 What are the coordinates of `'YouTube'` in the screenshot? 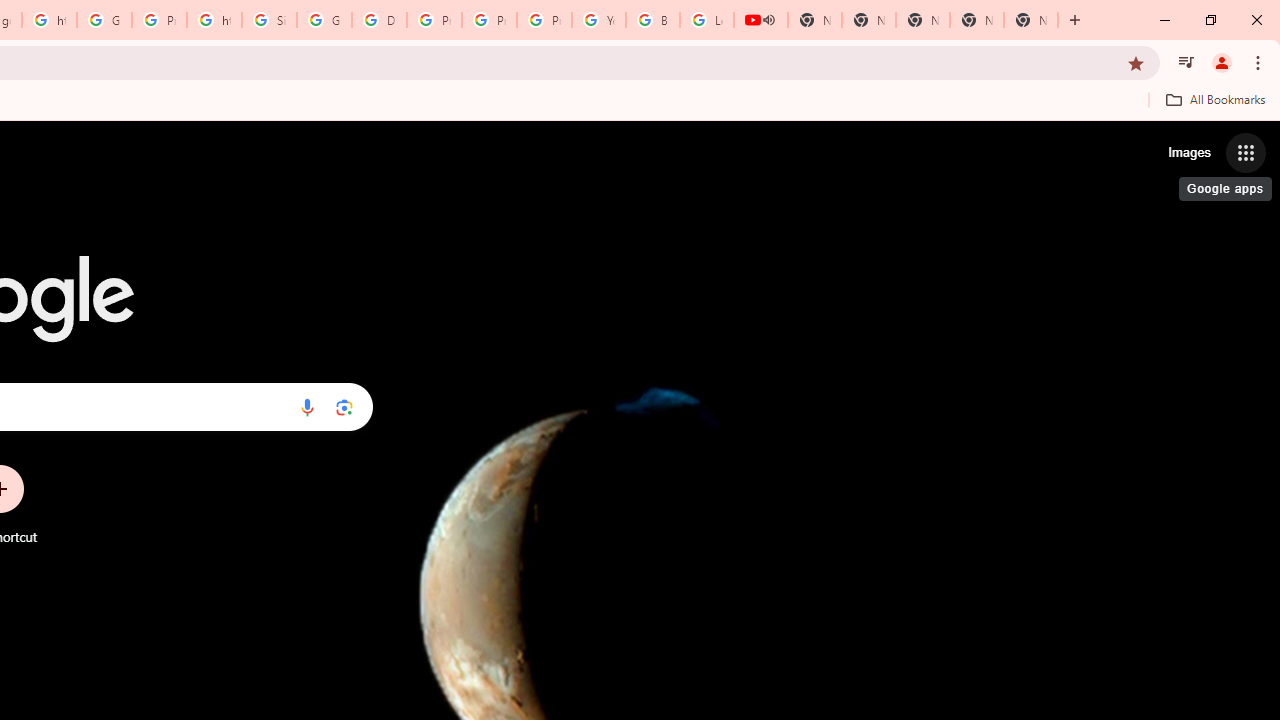 It's located at (598, 20).